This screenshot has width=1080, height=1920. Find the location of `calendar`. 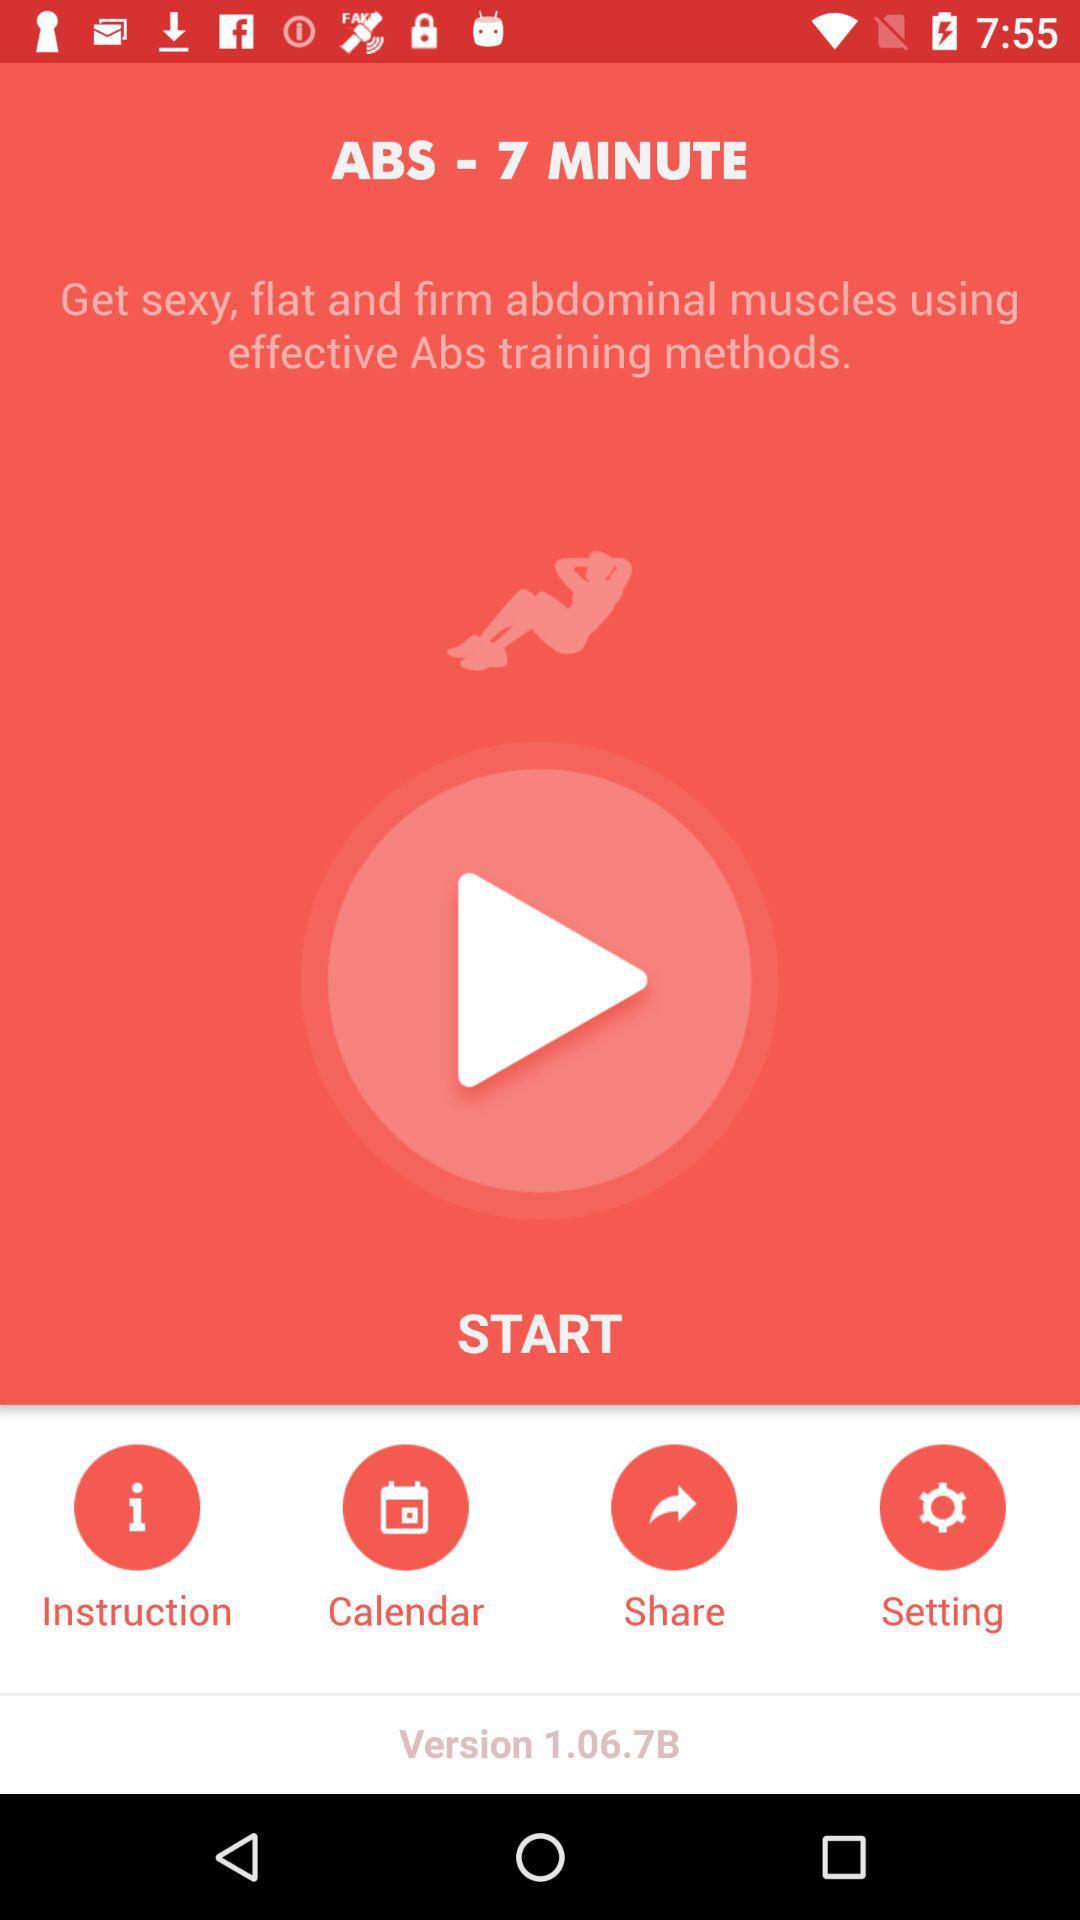

calendar is located at coordinates (405, 1539).